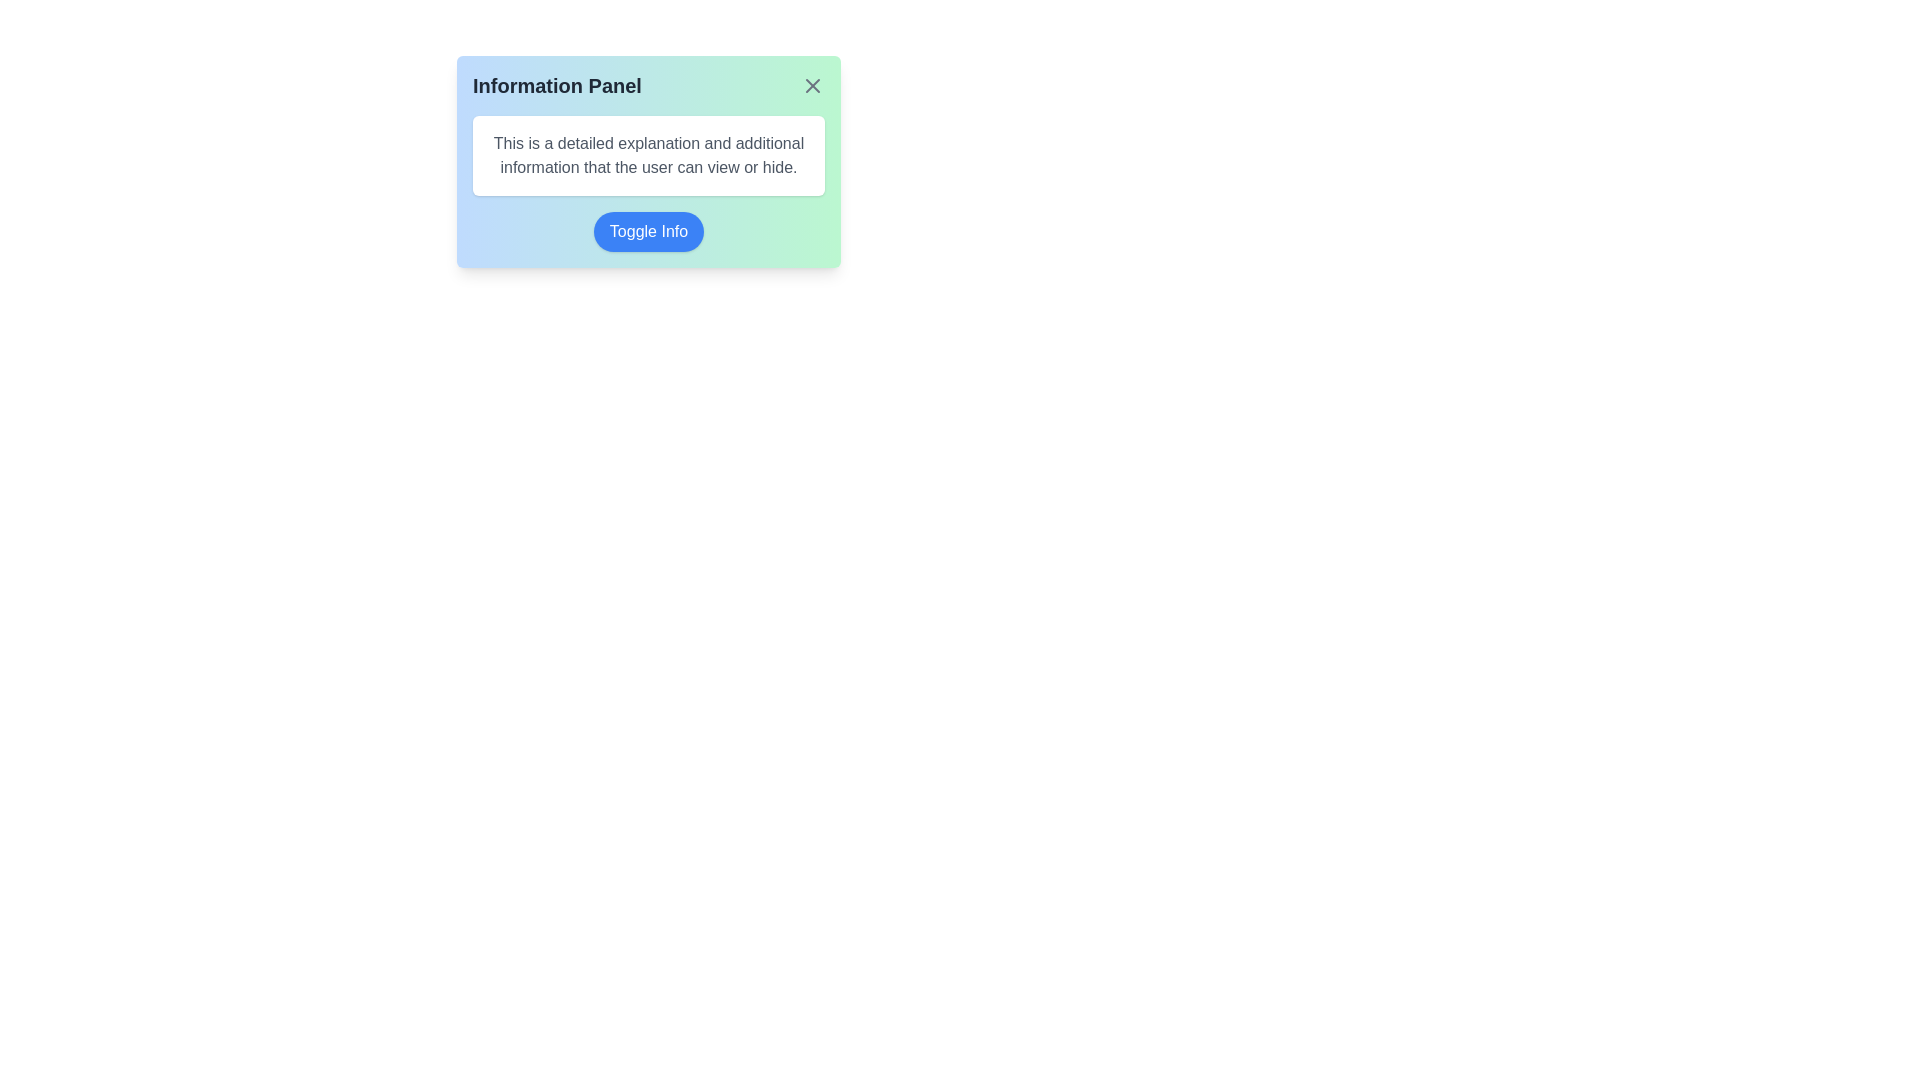 This screenshot has height=1080, width=1920. I want to click on the gray text block containing 'This is a detailed explanation and additional information that the user can view or hide.', so click(648, 154).